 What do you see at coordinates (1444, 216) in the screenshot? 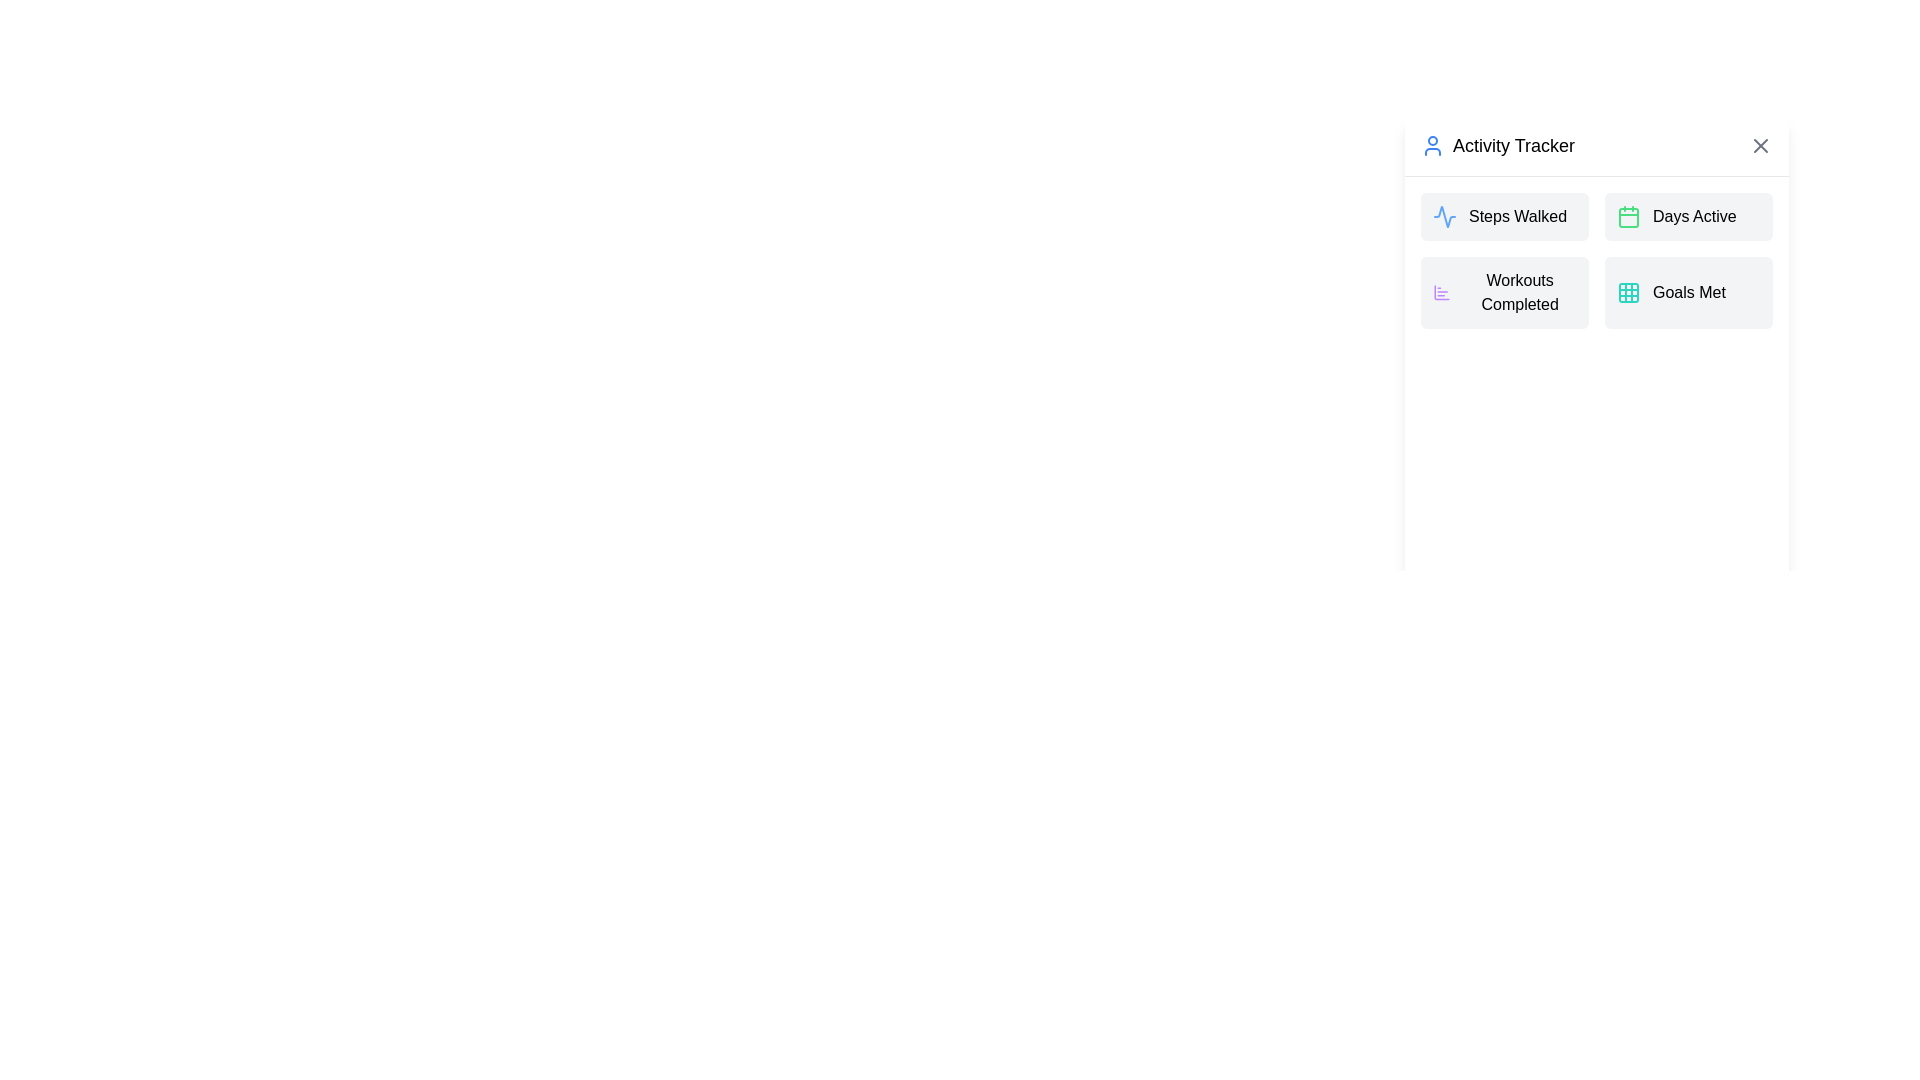
I see `the icon representing activities or tracking` at bounding box center [1444, 216].